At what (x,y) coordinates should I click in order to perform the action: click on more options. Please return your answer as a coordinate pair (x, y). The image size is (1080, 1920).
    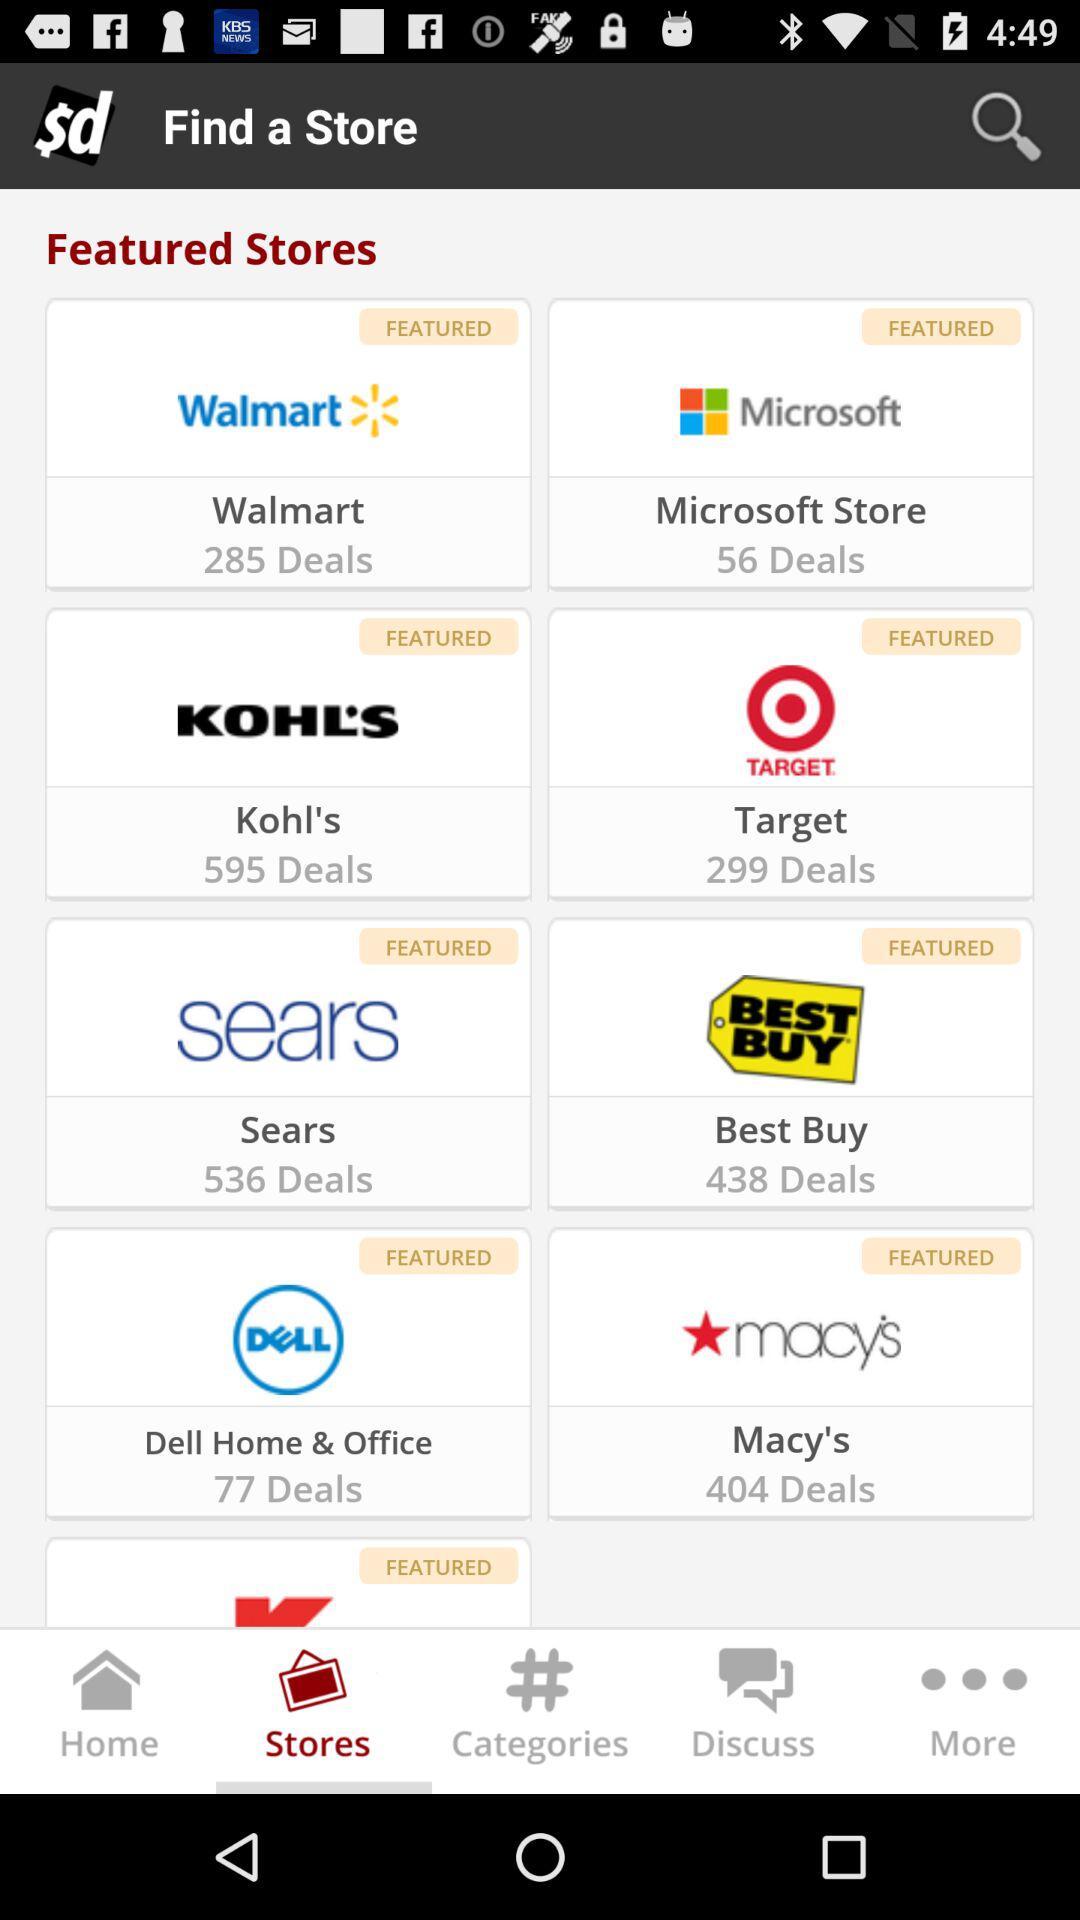
    Looking at the image, I should click on (970, 1714).